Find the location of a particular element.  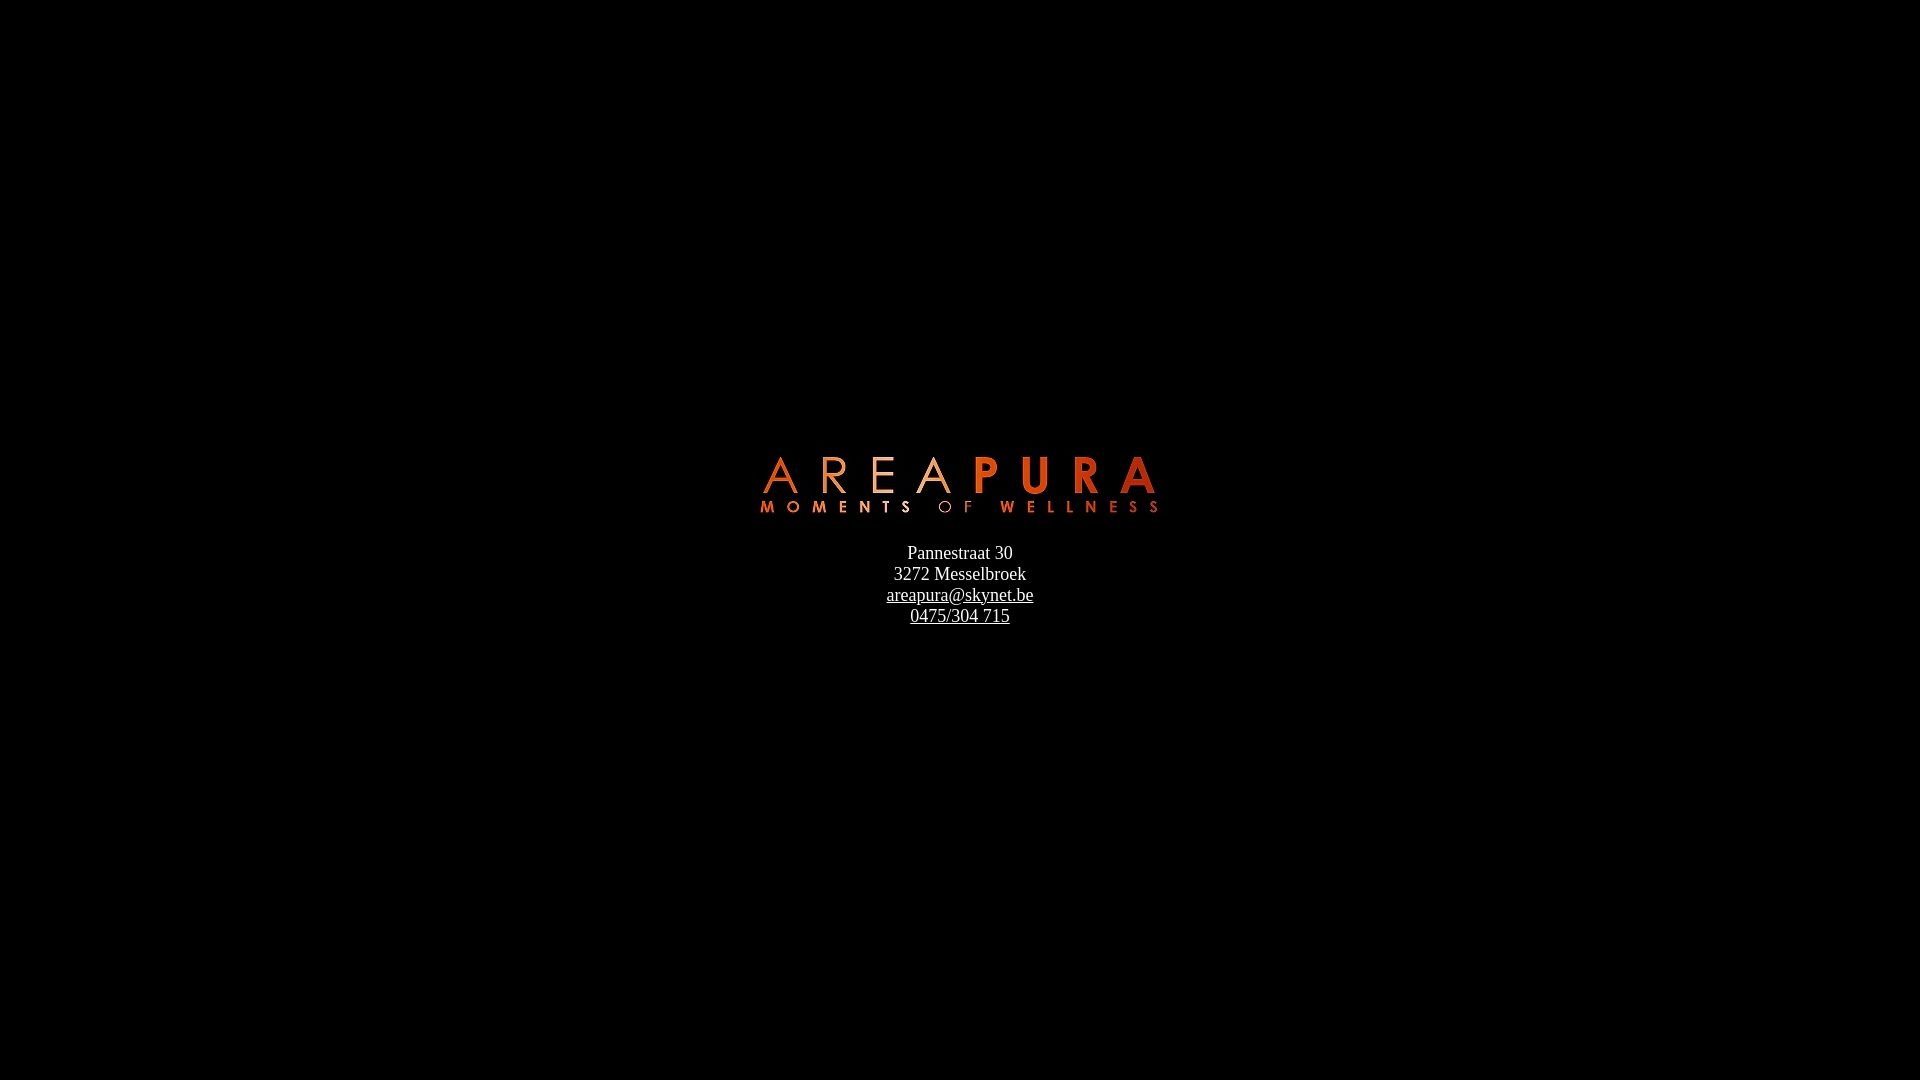

'areapura@skynet.be' is located at coordinates (958, 593).